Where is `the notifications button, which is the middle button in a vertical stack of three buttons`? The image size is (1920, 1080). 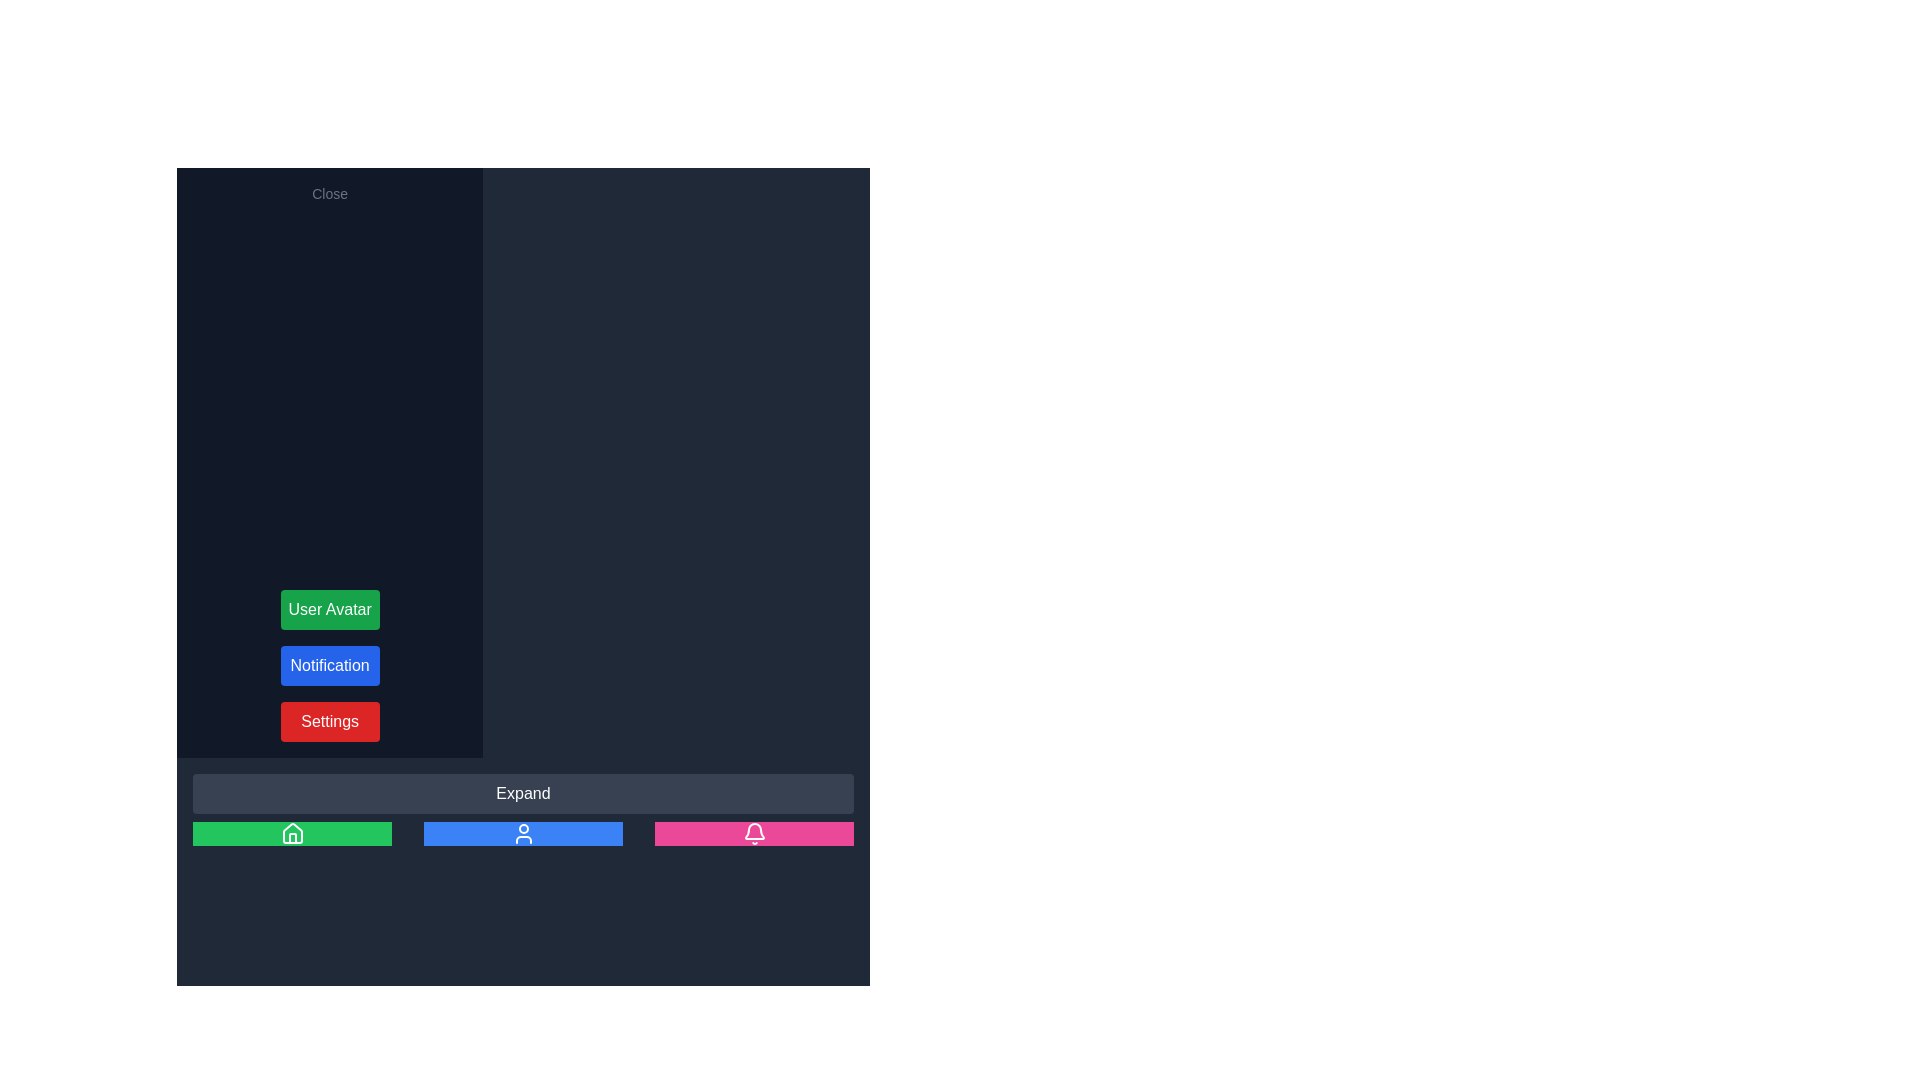
the notifications button, which is the middle button in a vertical stack of three buttons is located at coordinates (330, 666).